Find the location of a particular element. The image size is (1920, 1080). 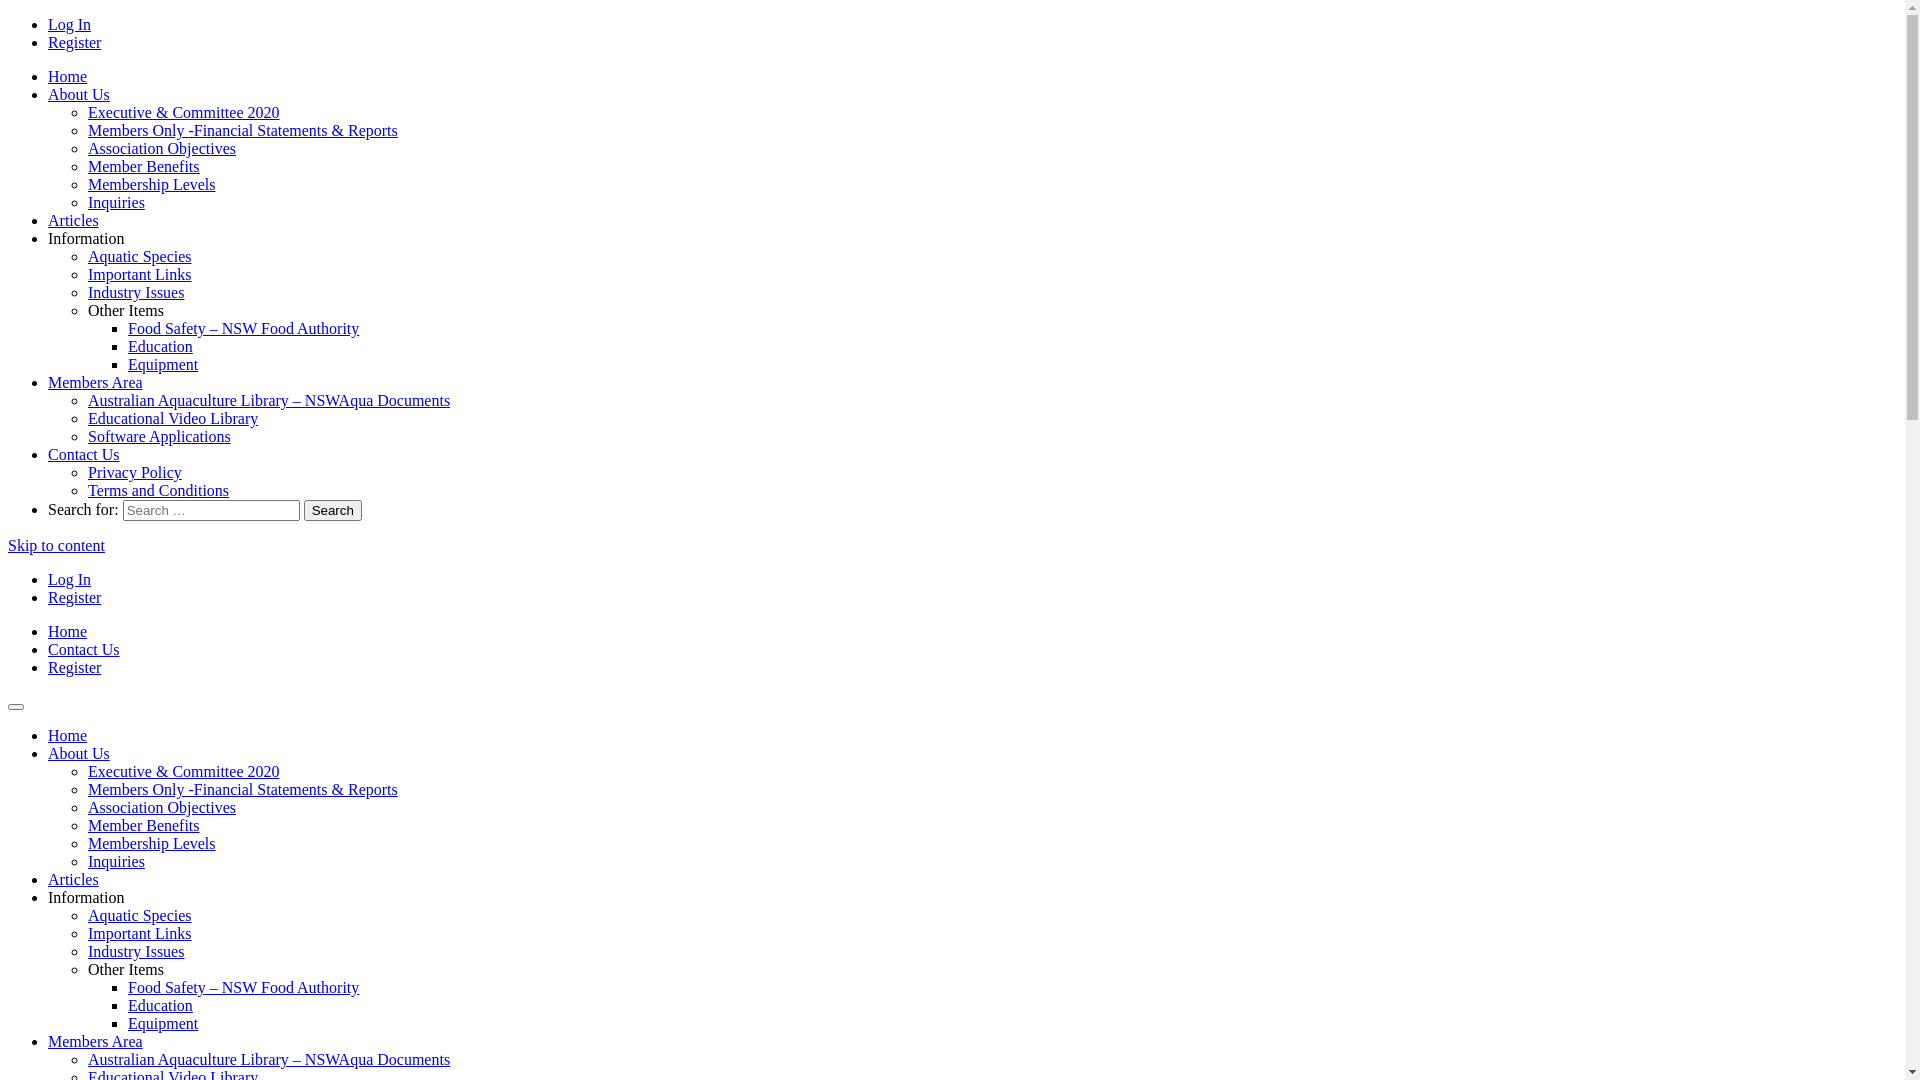

'Privacy Policy' is located at coordinates (86, 472).